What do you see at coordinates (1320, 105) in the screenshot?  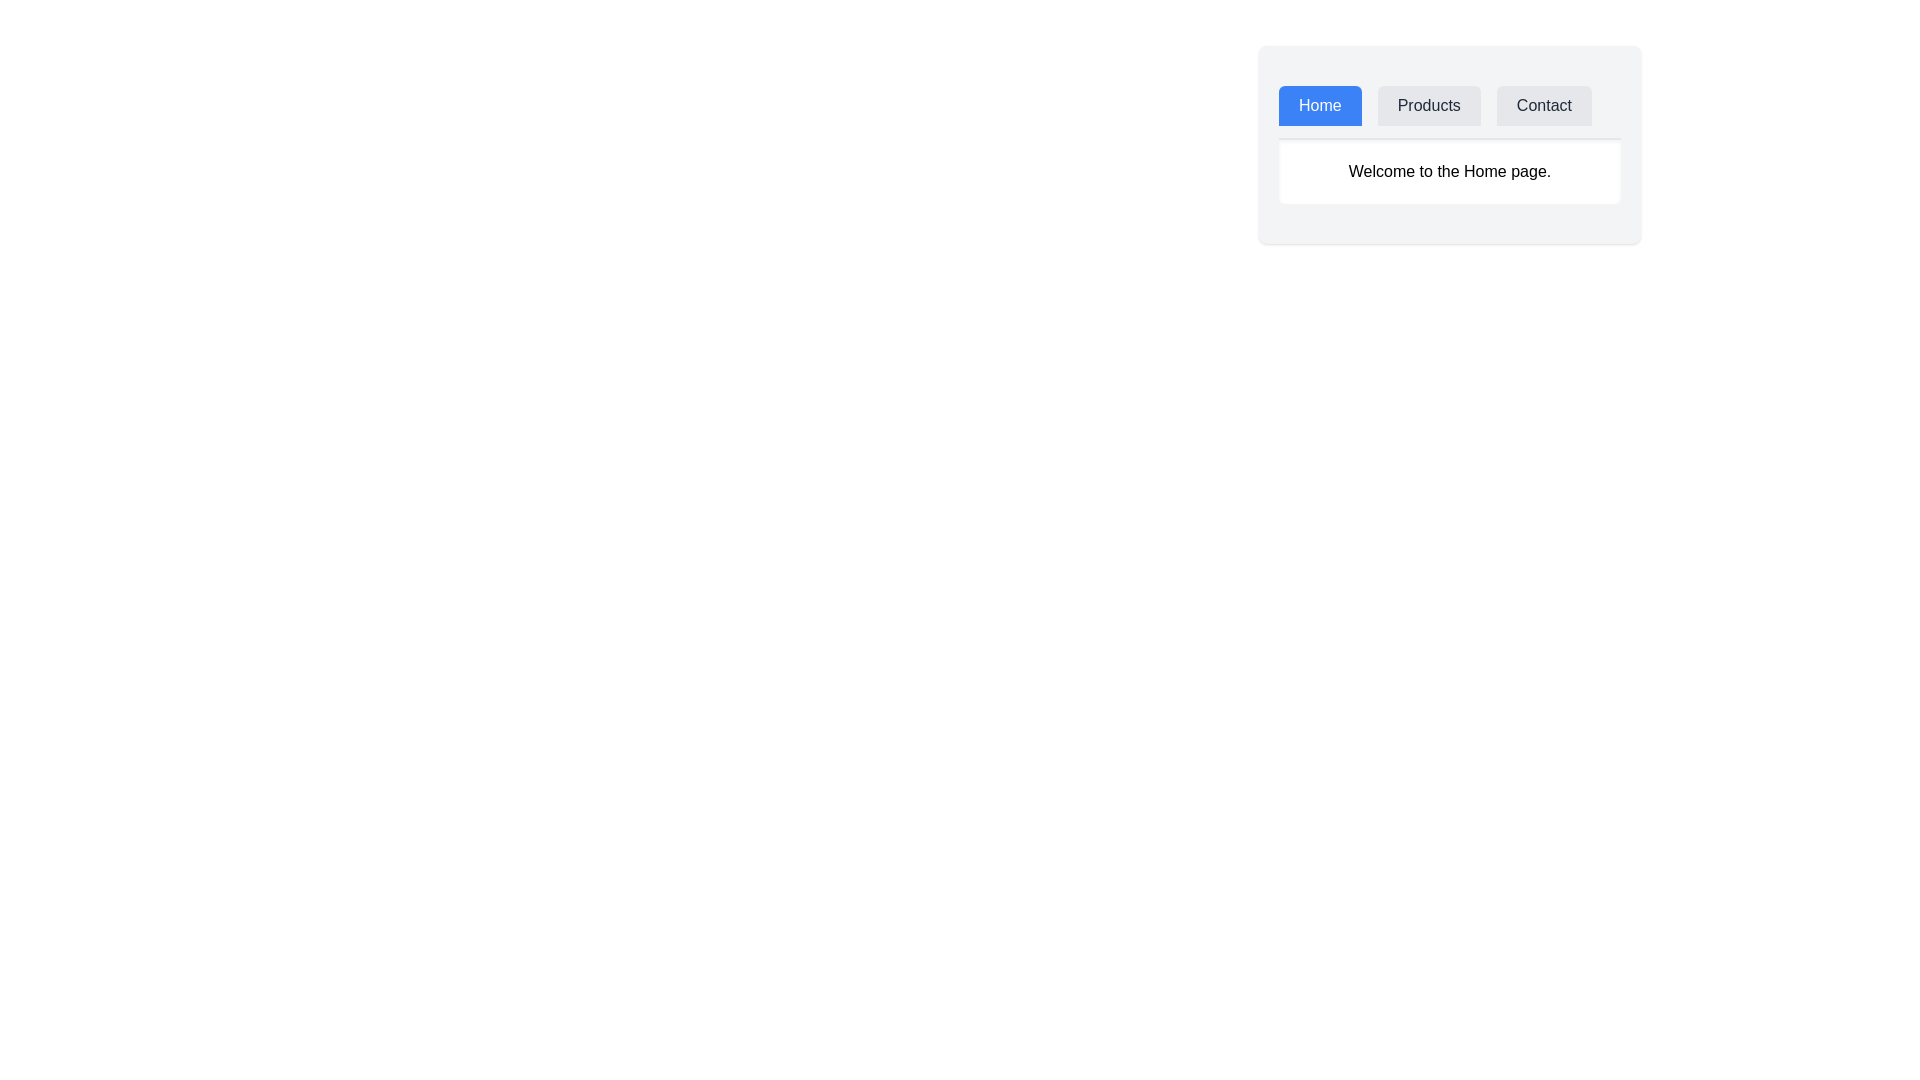 I see `the Home tab to switch its content` at bounding box center [1320, 105].